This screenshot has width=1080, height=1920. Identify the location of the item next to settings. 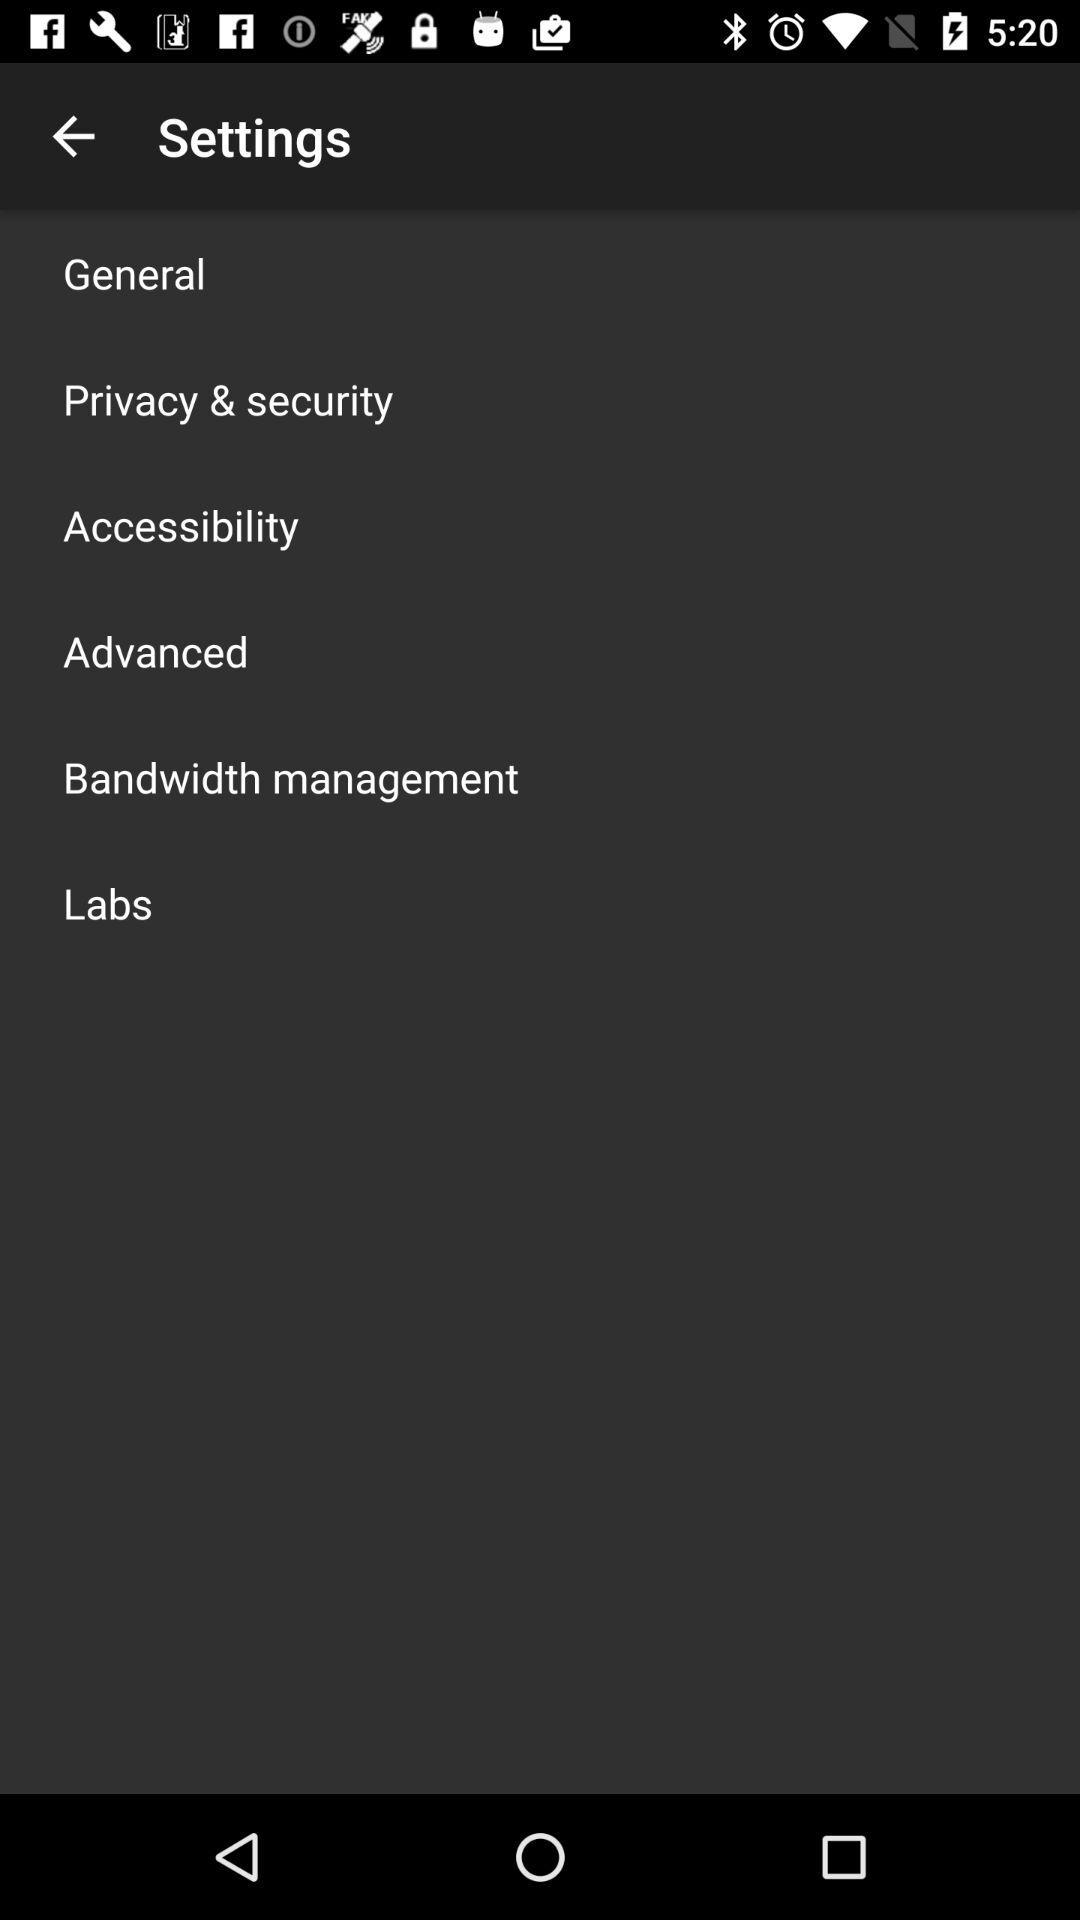
(72, 135).